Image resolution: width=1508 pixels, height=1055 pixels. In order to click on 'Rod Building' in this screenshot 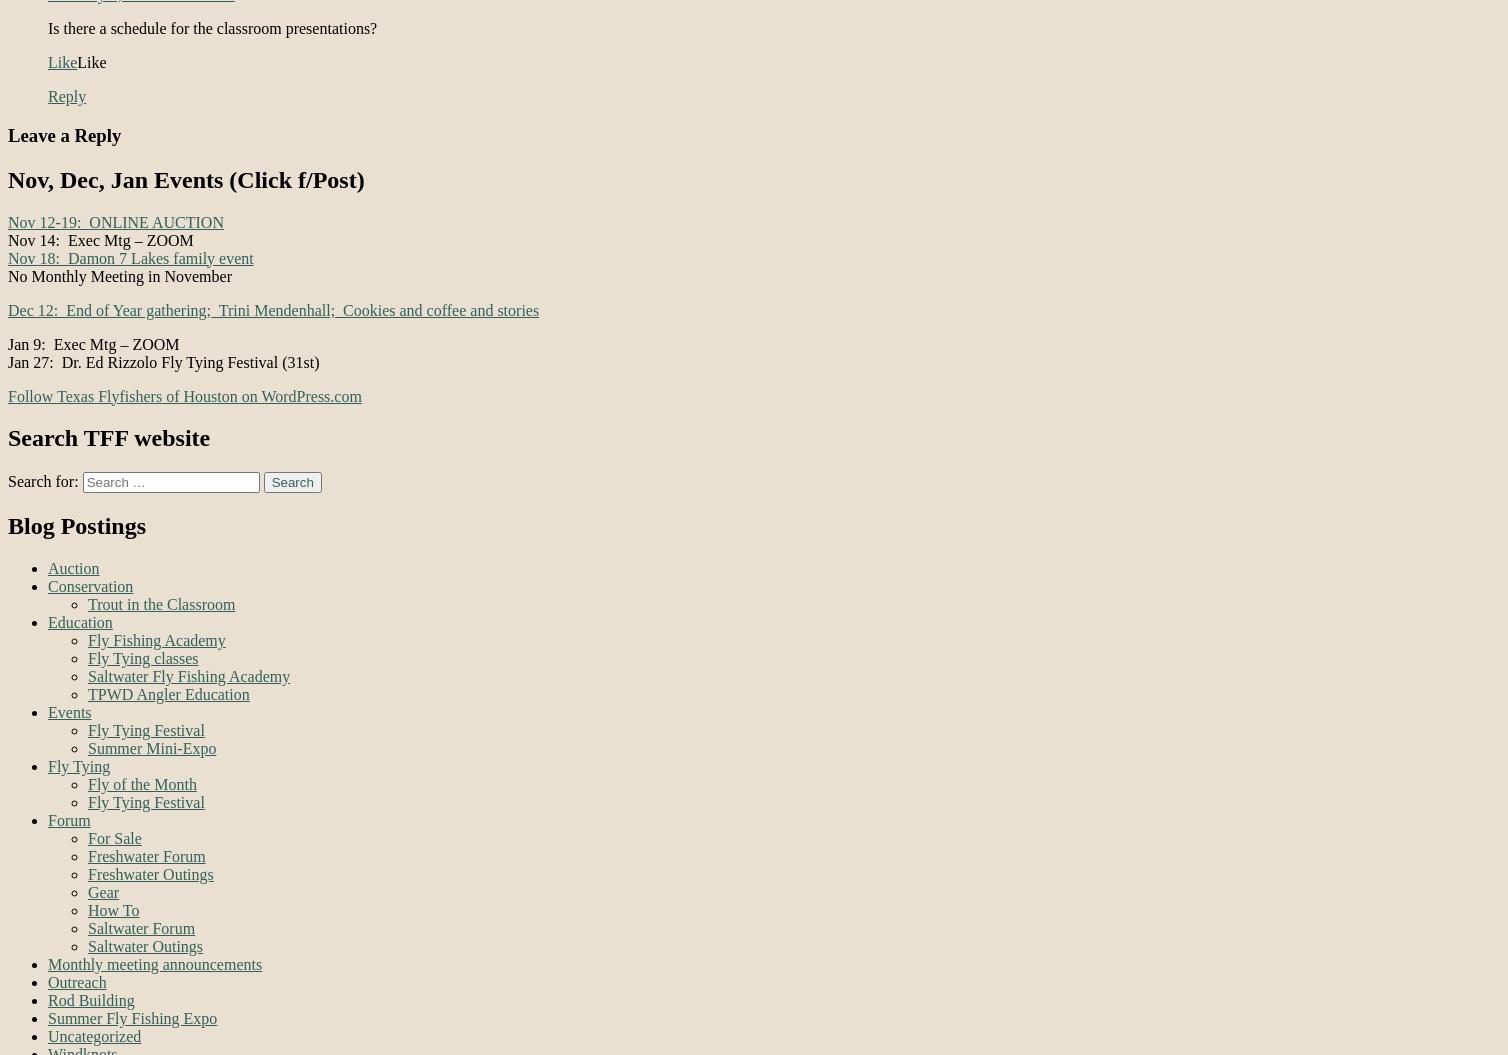, I will do `click(47, 999)`.